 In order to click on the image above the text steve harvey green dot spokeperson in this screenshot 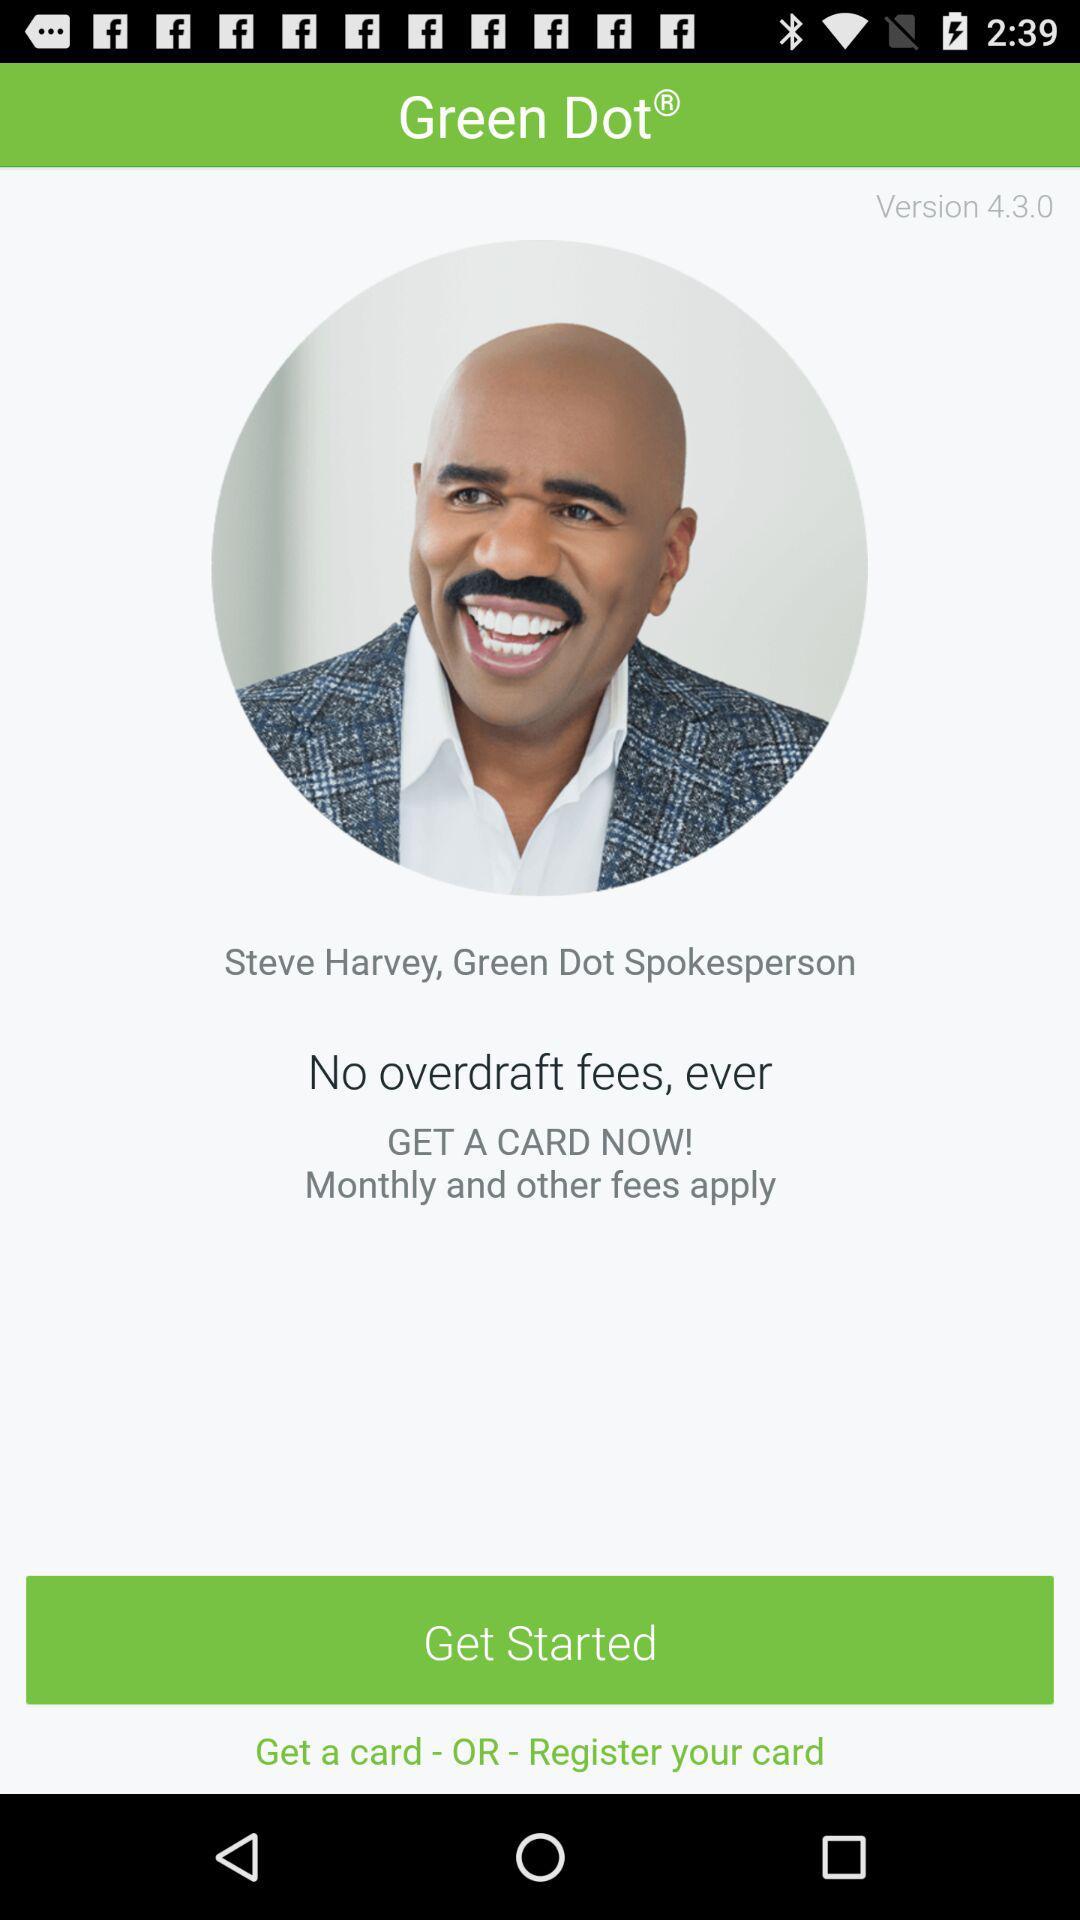, I will do `click(540, 566)`.